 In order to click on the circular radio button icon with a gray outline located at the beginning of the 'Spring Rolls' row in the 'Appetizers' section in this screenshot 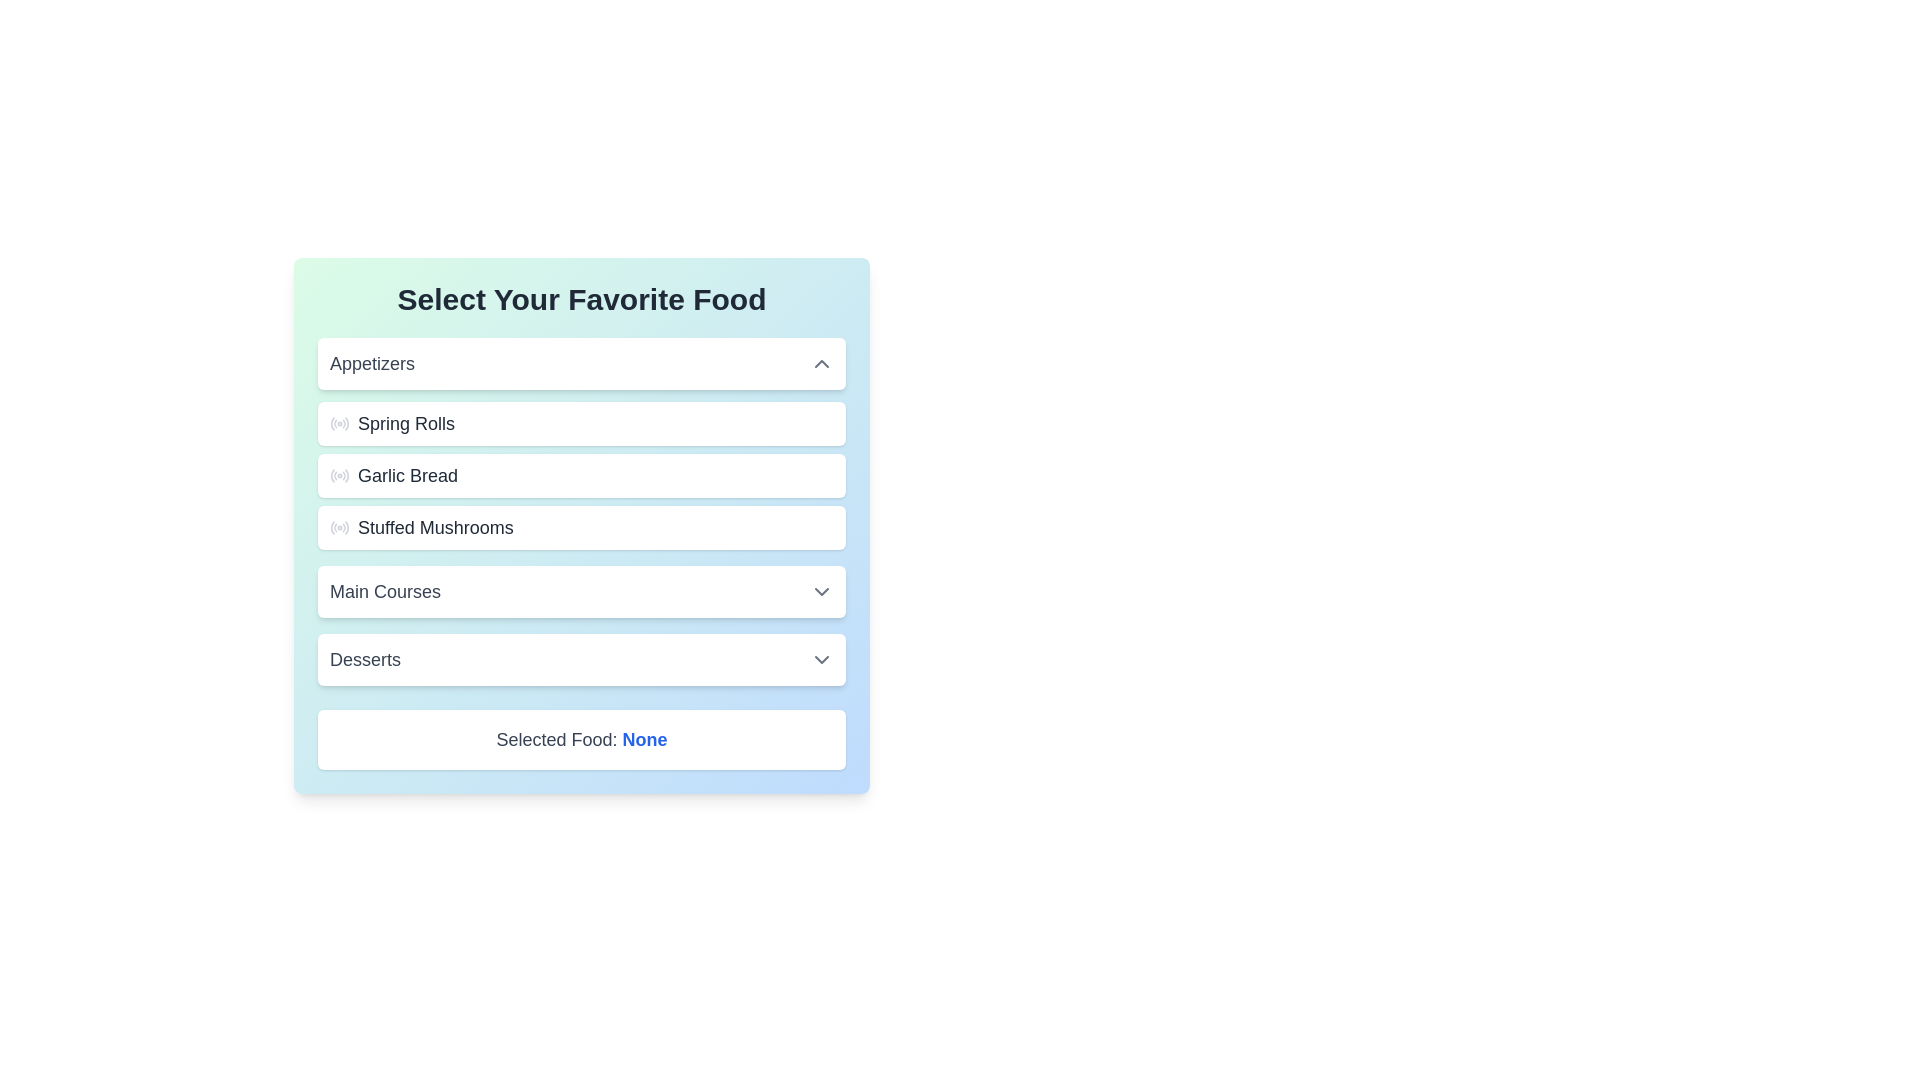, I will do `click(340, 423)`.